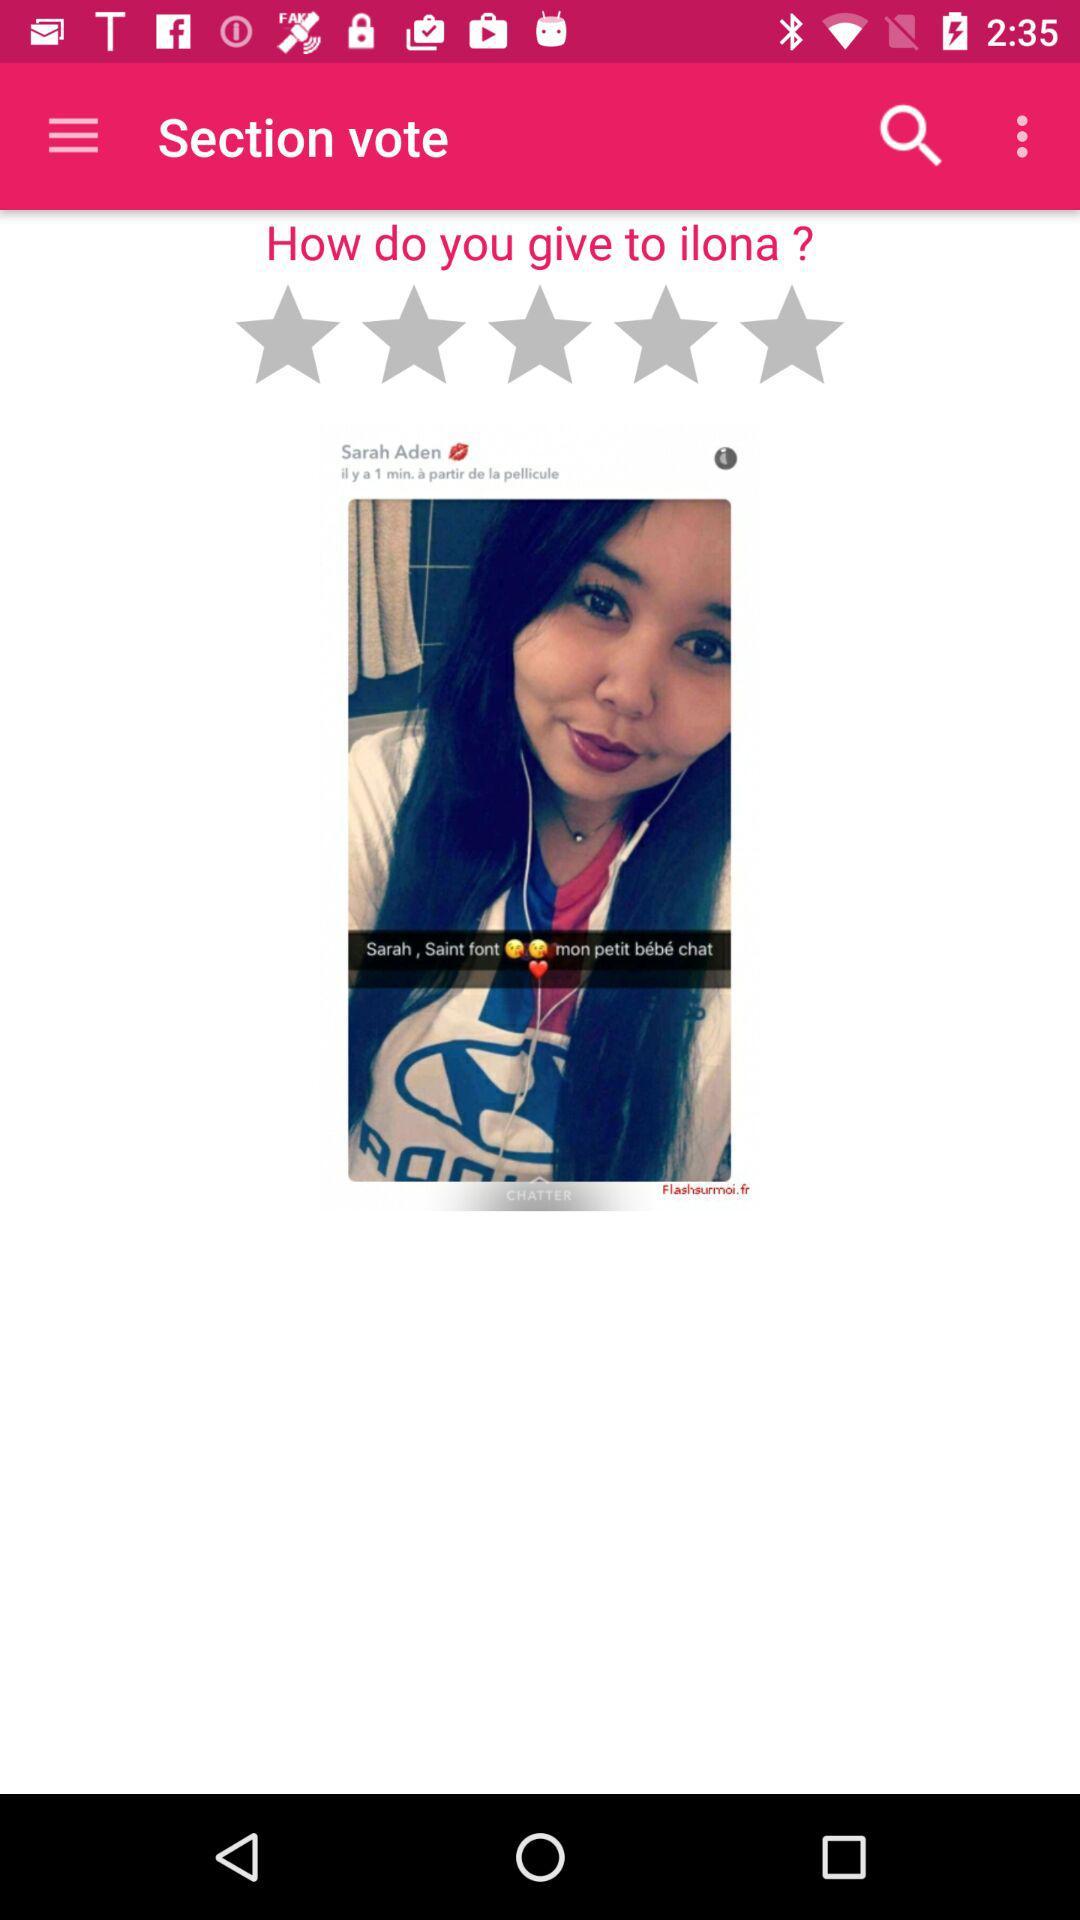  I want to click on the icon next to the section vote  app, so click(72, 135).